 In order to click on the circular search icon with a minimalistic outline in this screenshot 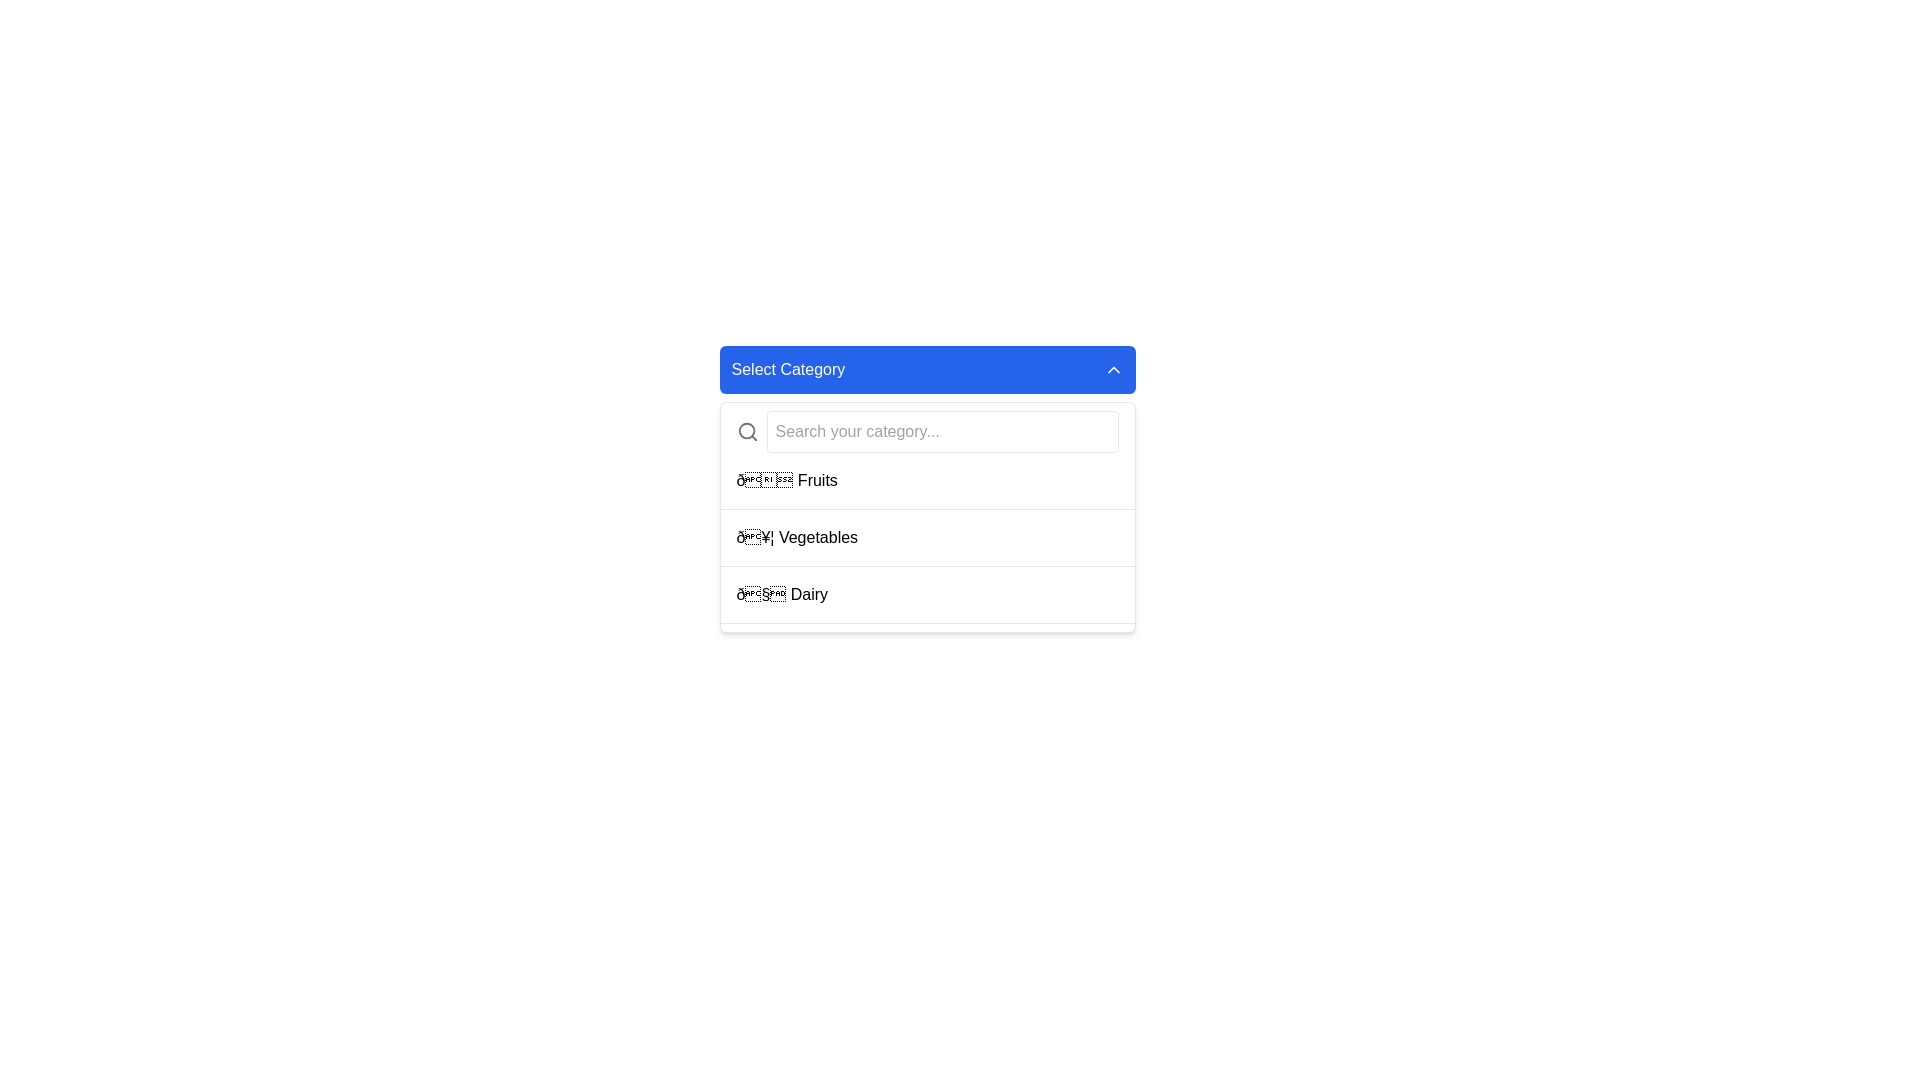, I will do `click(745, 430)`.